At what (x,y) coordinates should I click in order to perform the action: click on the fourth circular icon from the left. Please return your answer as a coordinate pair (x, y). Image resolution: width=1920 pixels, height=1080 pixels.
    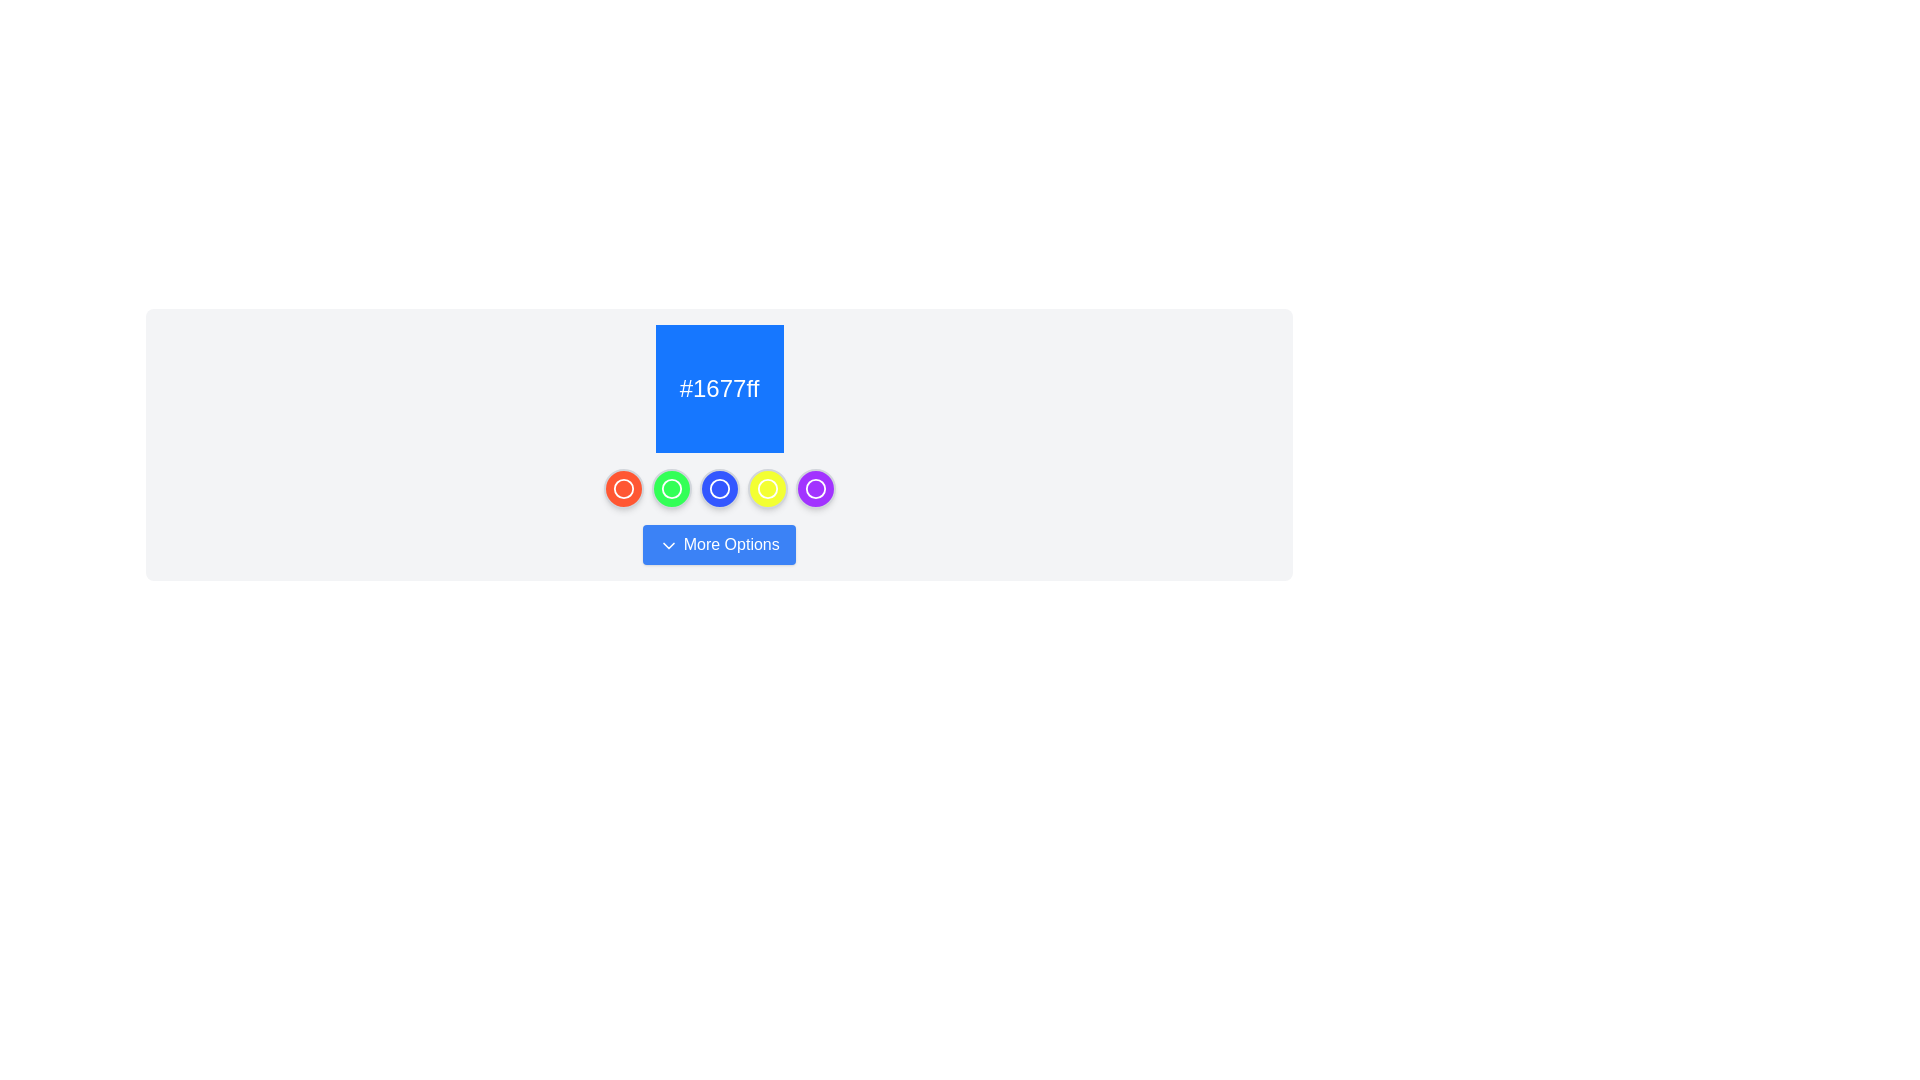
    Looking at the image, I should click on (766, 489).